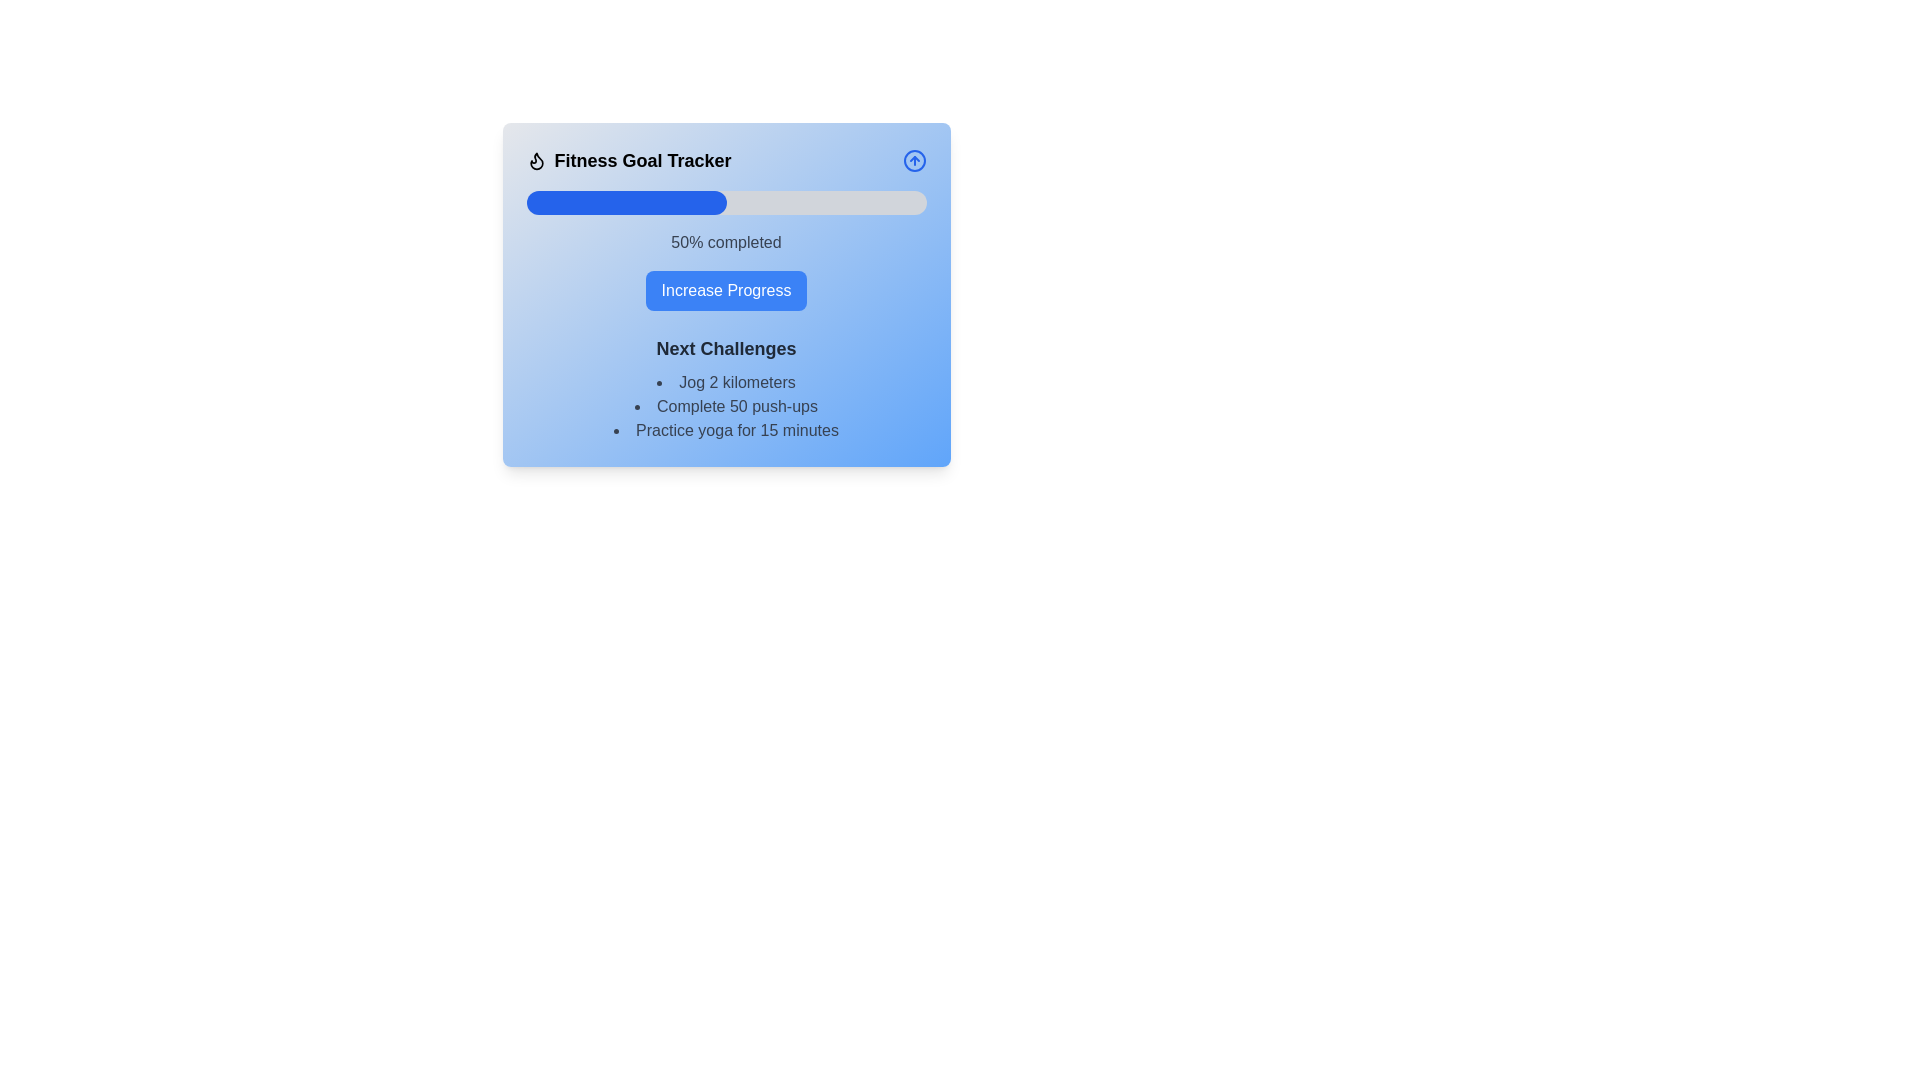 This screenshot has width=1920, height=1080. Describe the element at coordinates (725, 382) in the screenshot. I see `text label that informs the user about the specific fitness challenge, which is the first item in the list under the 'Next Challenges' heading` at that location.